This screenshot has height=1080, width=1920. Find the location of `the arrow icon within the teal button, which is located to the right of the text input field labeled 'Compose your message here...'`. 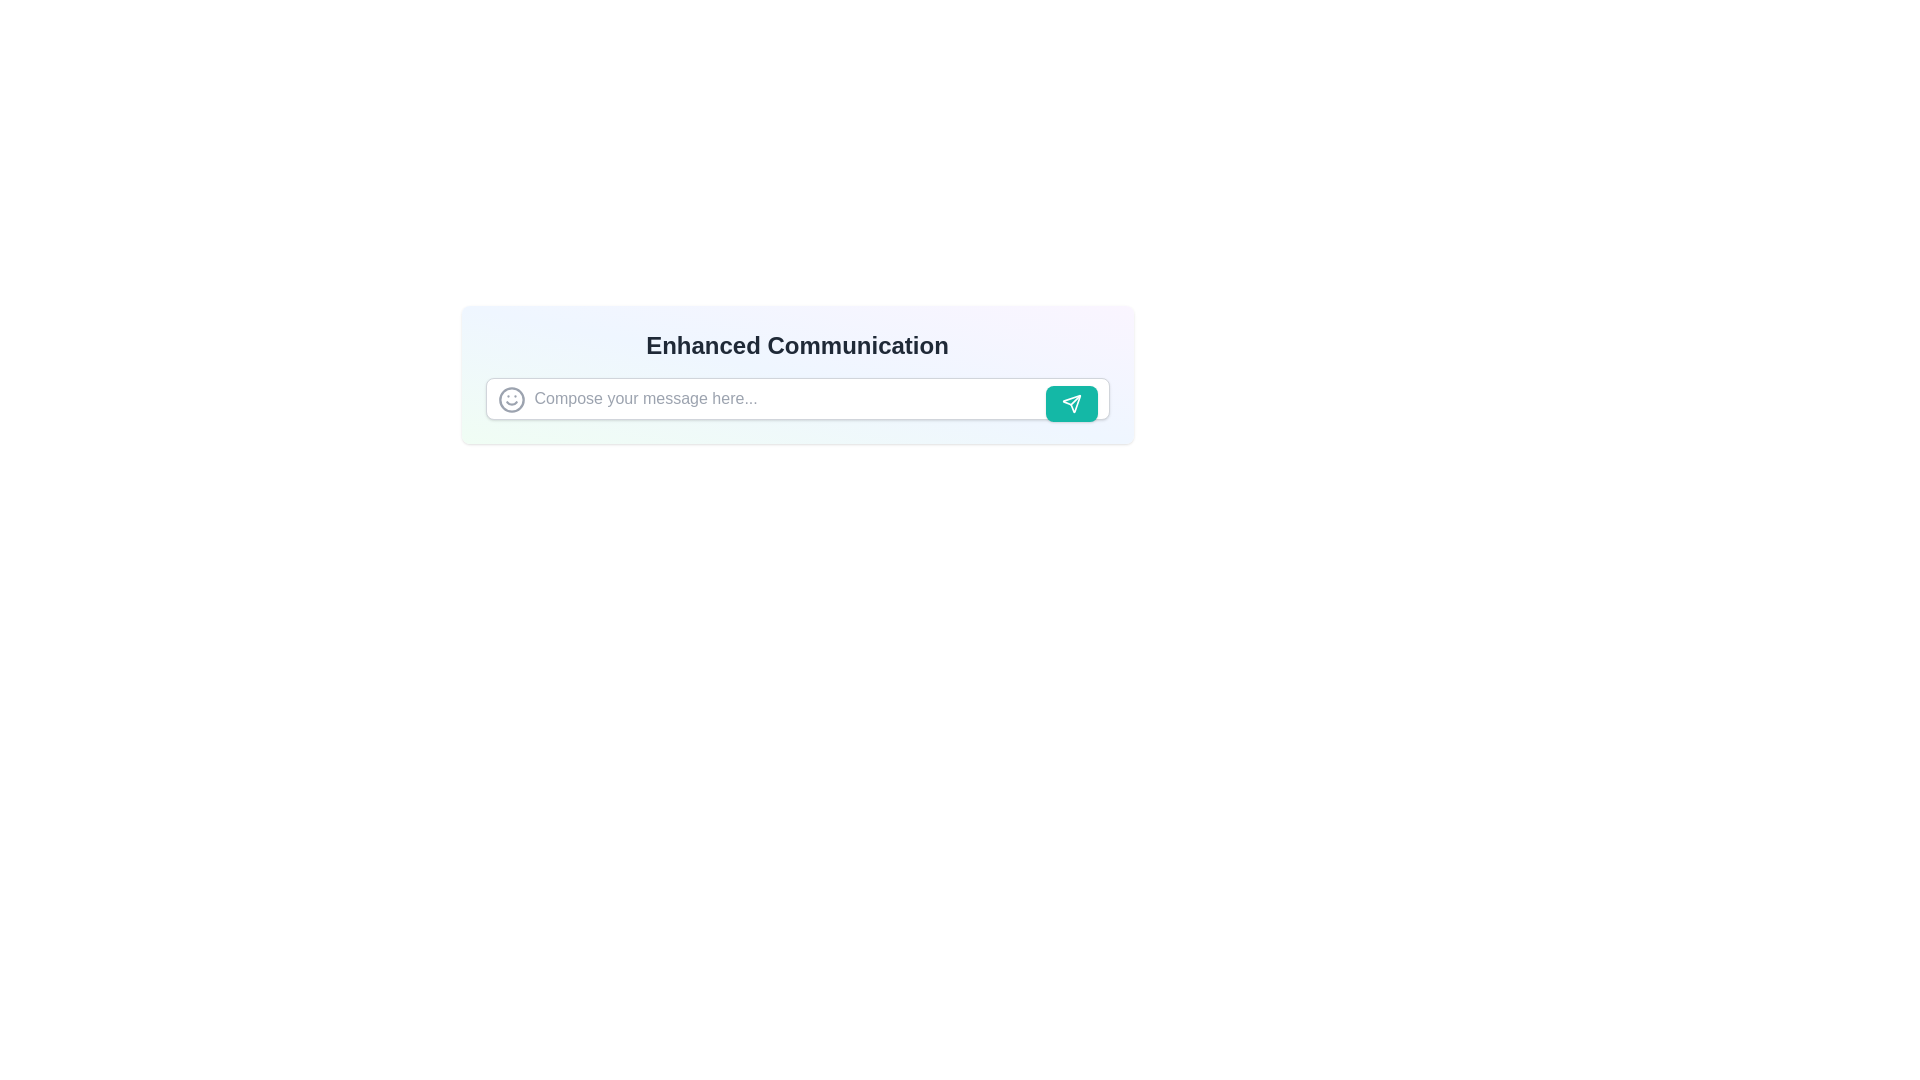

the arrow icon within the teal button, which is located to the right of the text input field labeled 'Compose your message here...' is located at coordinates (1070, 404).